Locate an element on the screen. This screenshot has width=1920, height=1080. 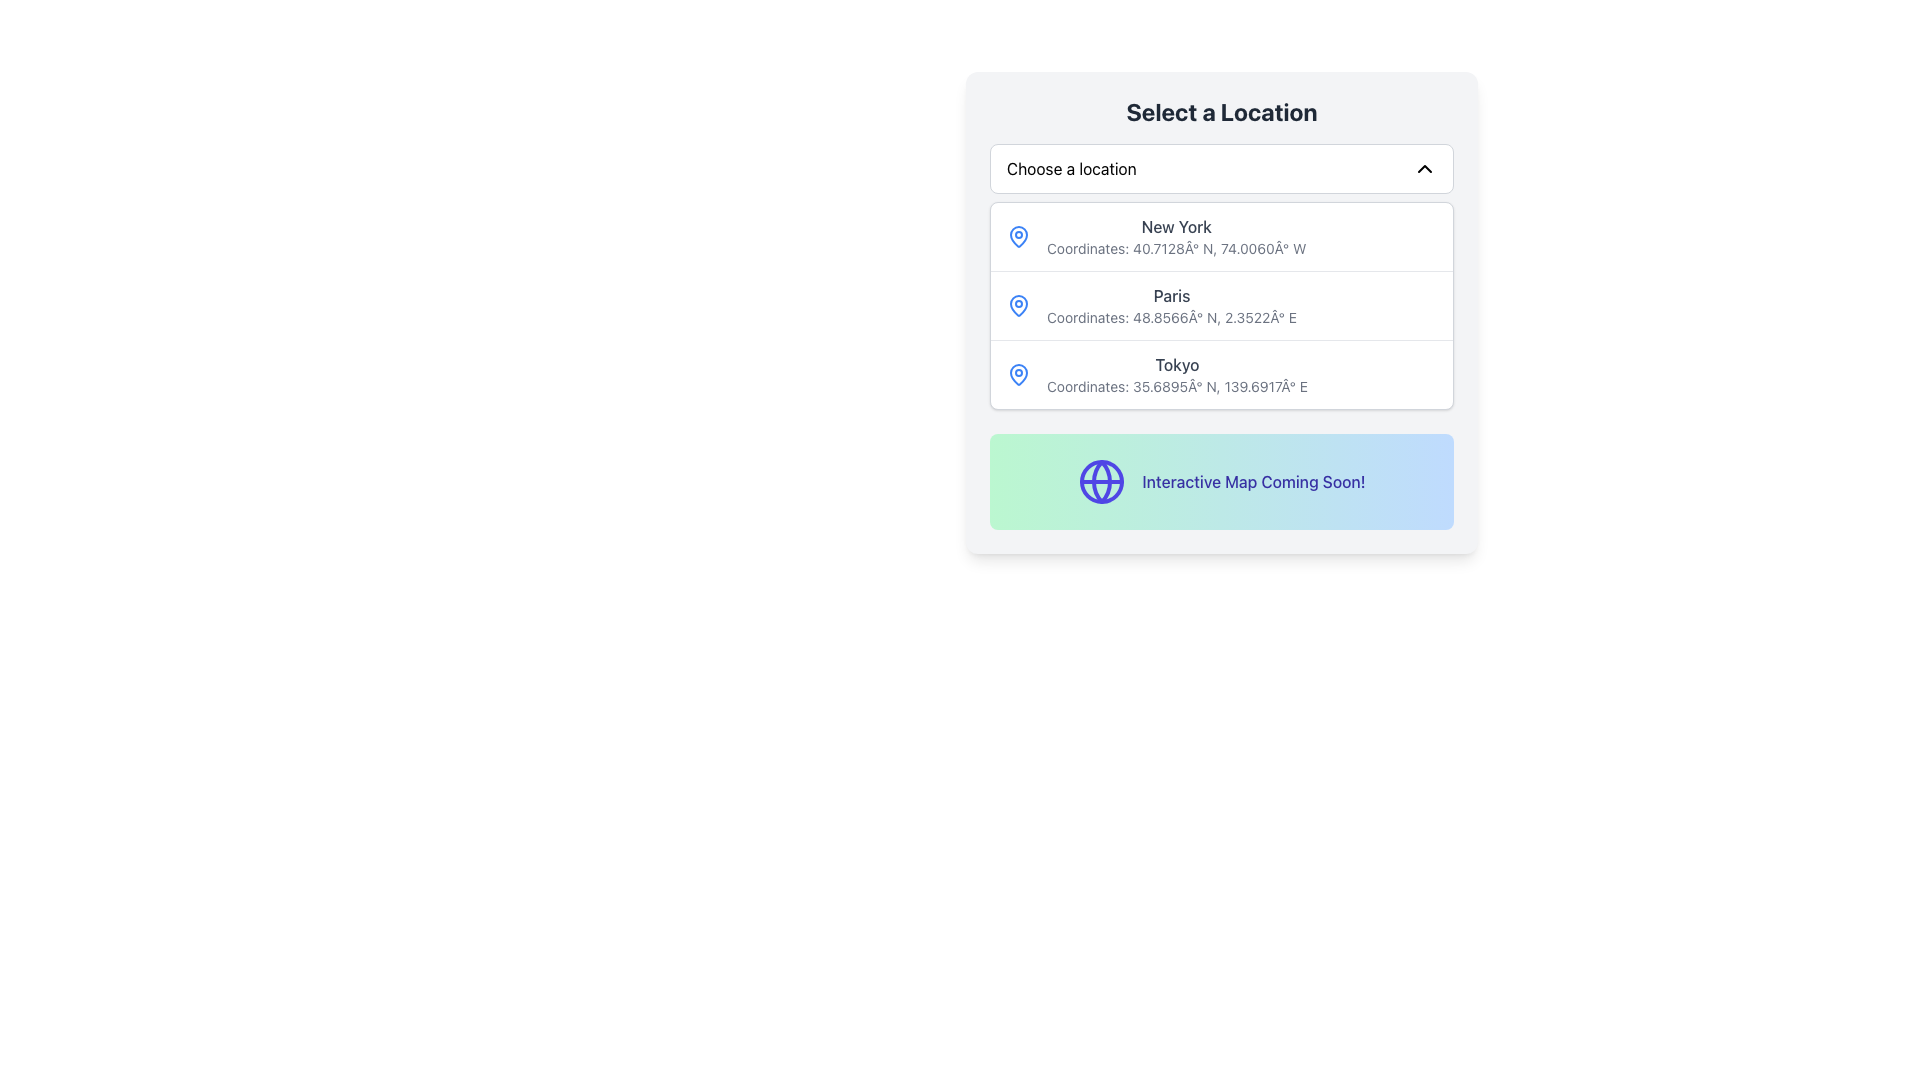
the bold indigo globe icon that features curved lines for latitude and longitude, located to the left of the text label 'Interactive Map Coming Soon!' within a gradient-colored box at the bottom of the 'Select a Location' interface is located at coordinates (1101, 482).